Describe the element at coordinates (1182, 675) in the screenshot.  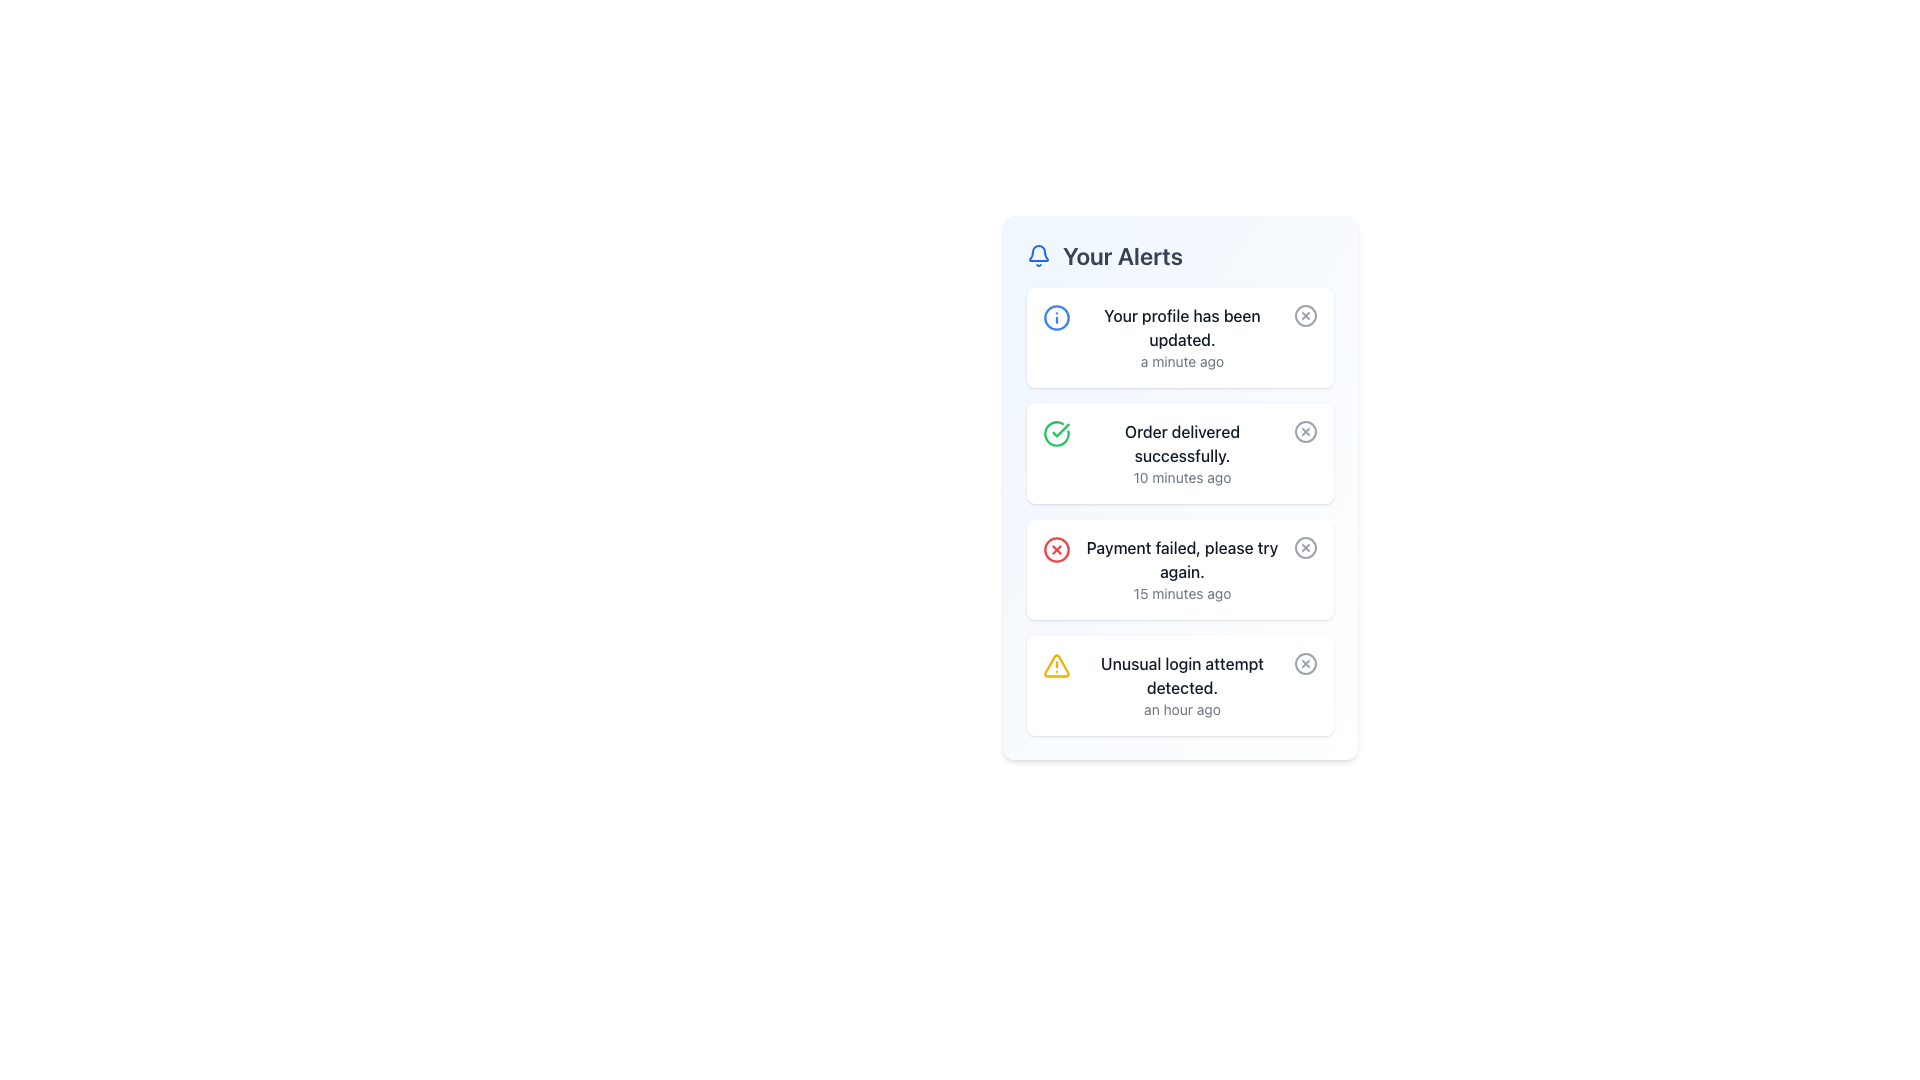
I see `text label that notifies the user about a potential security issue, located at the top of the notification card in the 'Your Alerts' panel, above the timestamp 'an hour ago'` at that location.